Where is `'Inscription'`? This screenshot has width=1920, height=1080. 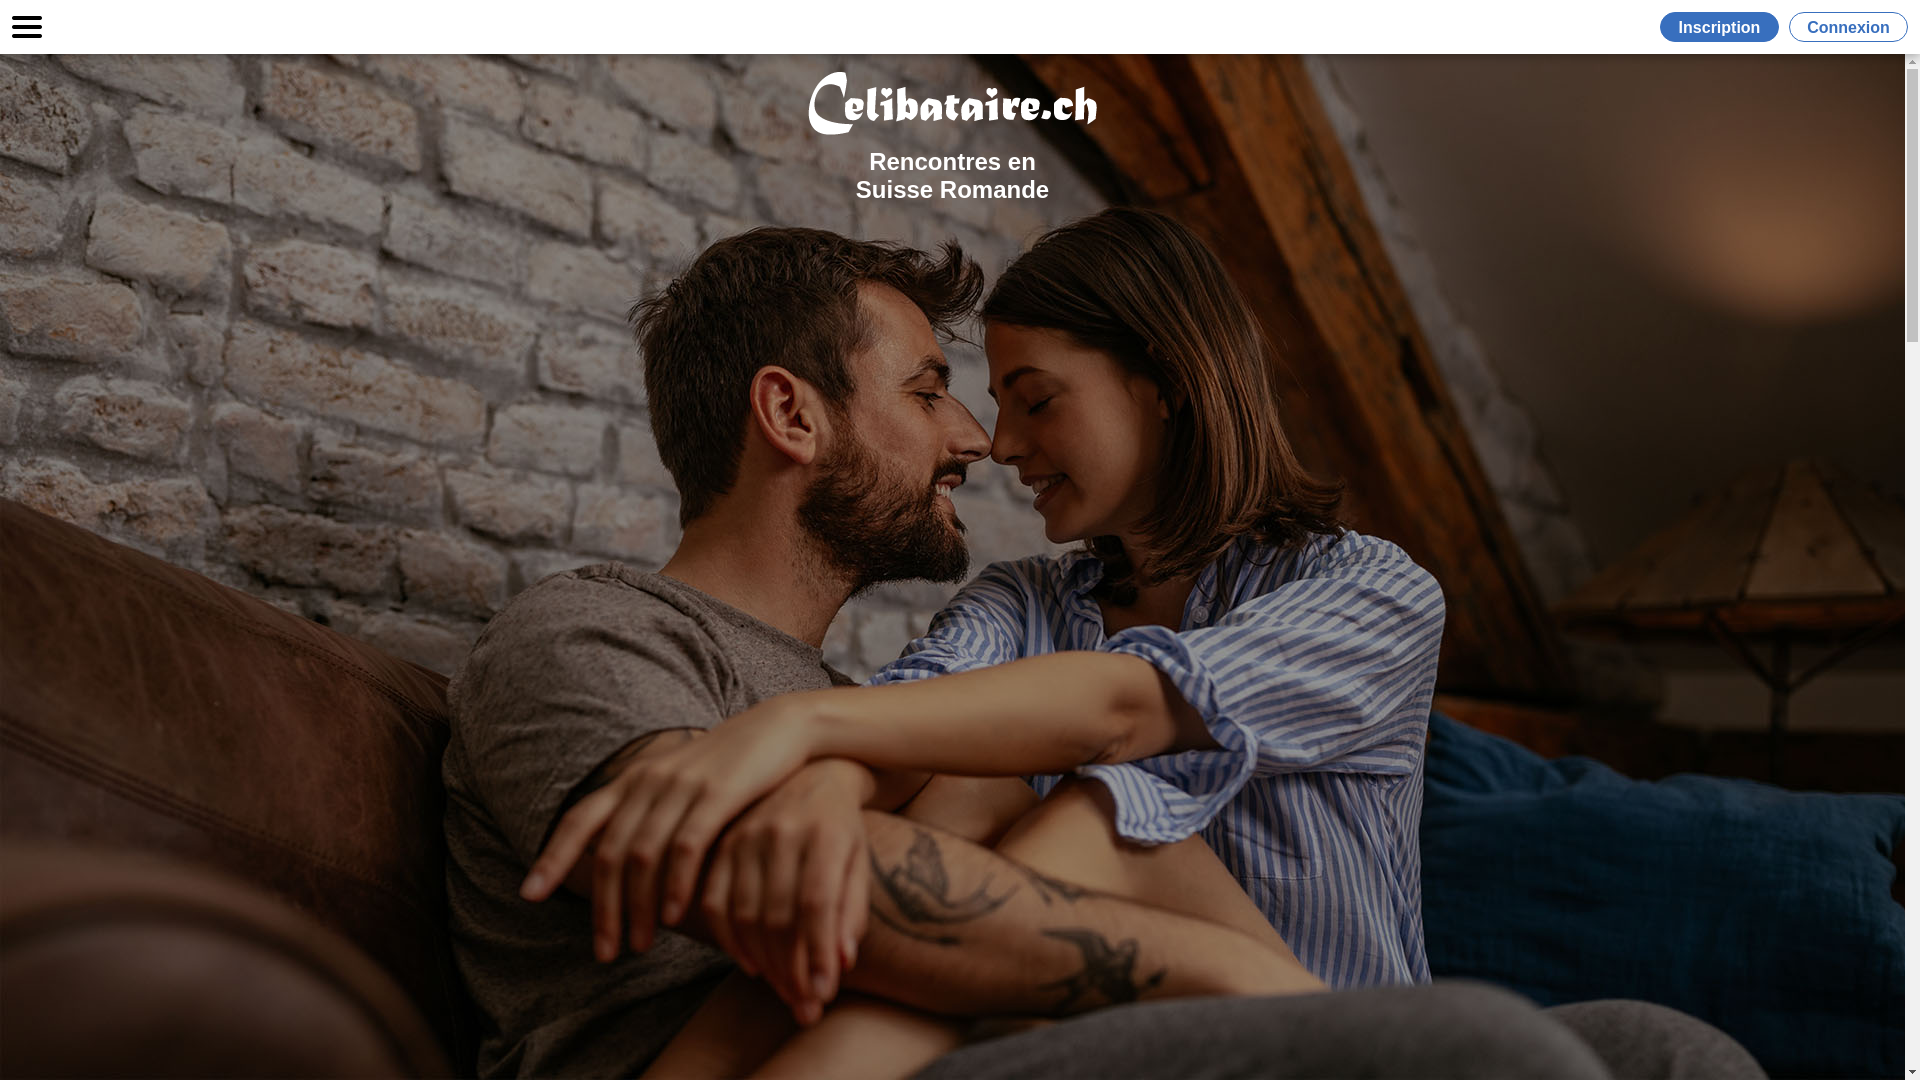
'Inscription' is located at coordinates (1723, 27).